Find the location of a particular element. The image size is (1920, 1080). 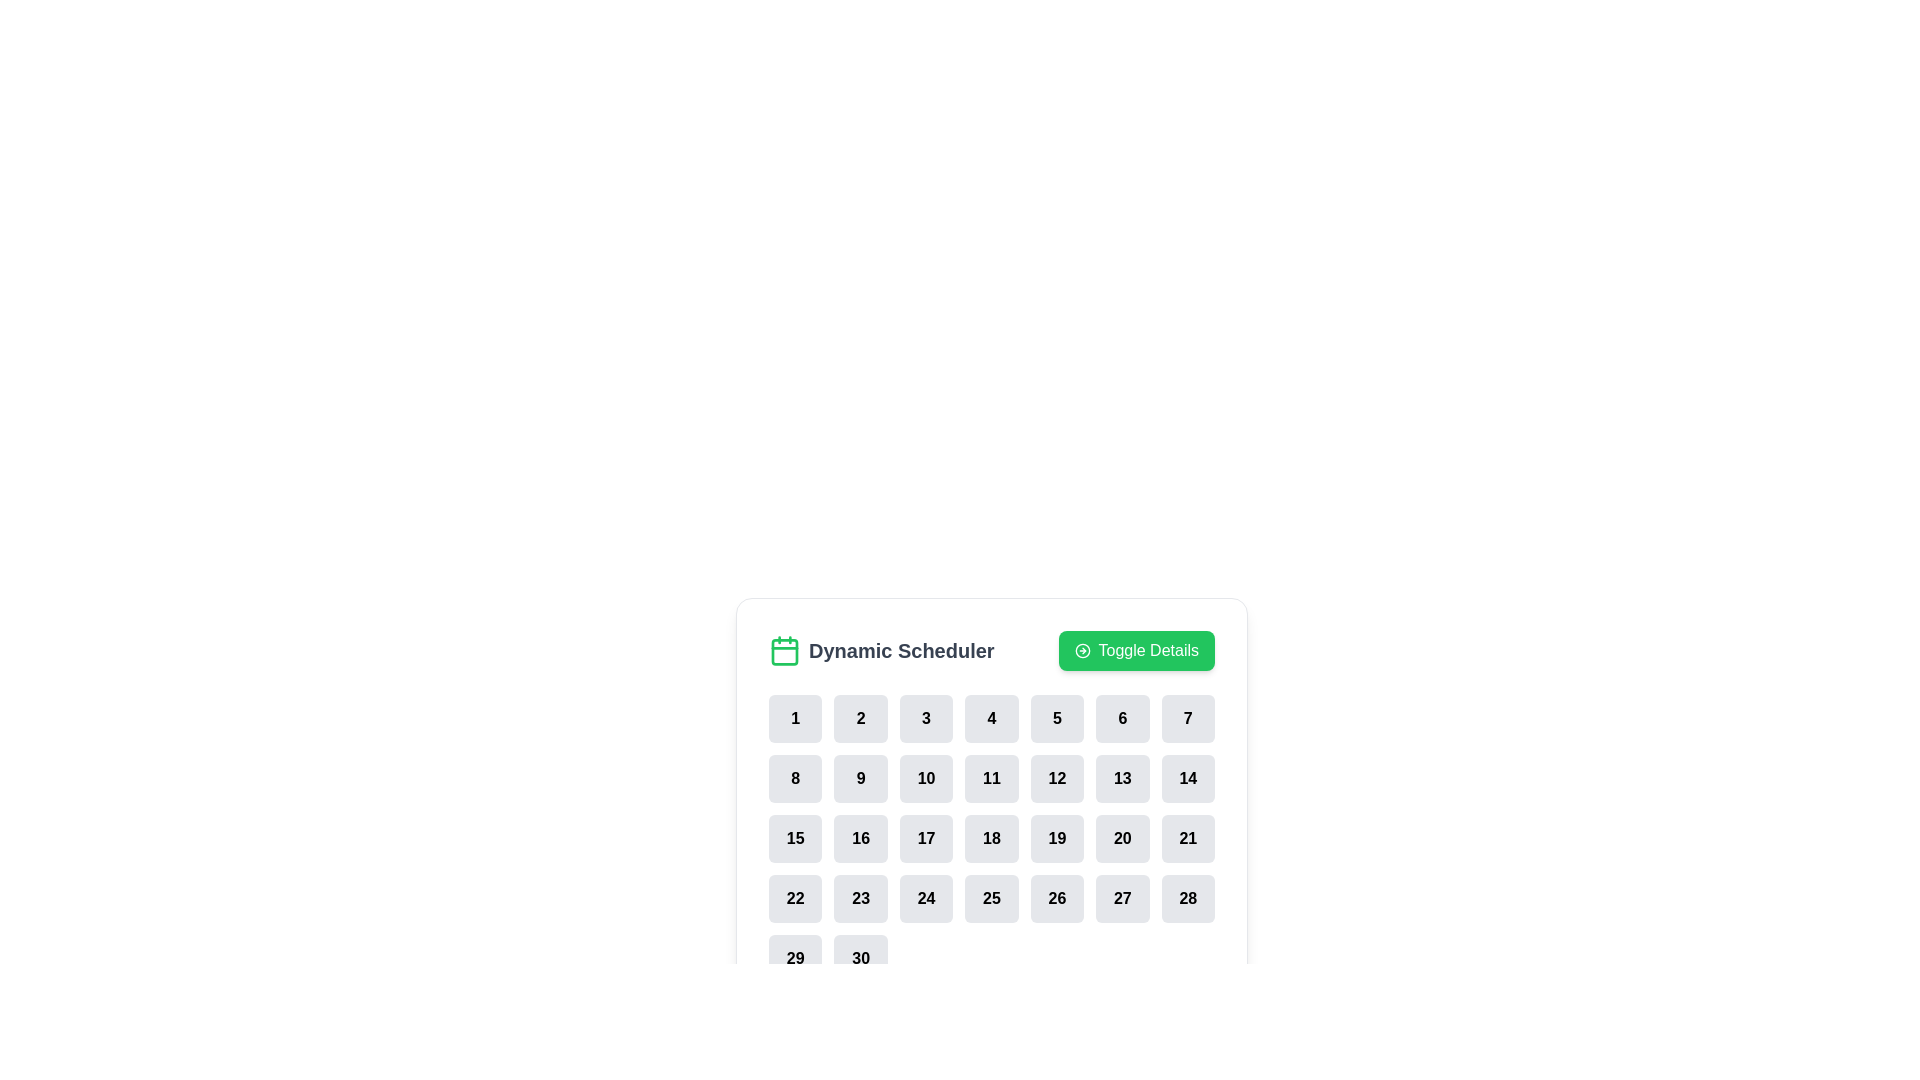

the button representing the number '8' in the calendar interface is located at coordinates (794, 778).